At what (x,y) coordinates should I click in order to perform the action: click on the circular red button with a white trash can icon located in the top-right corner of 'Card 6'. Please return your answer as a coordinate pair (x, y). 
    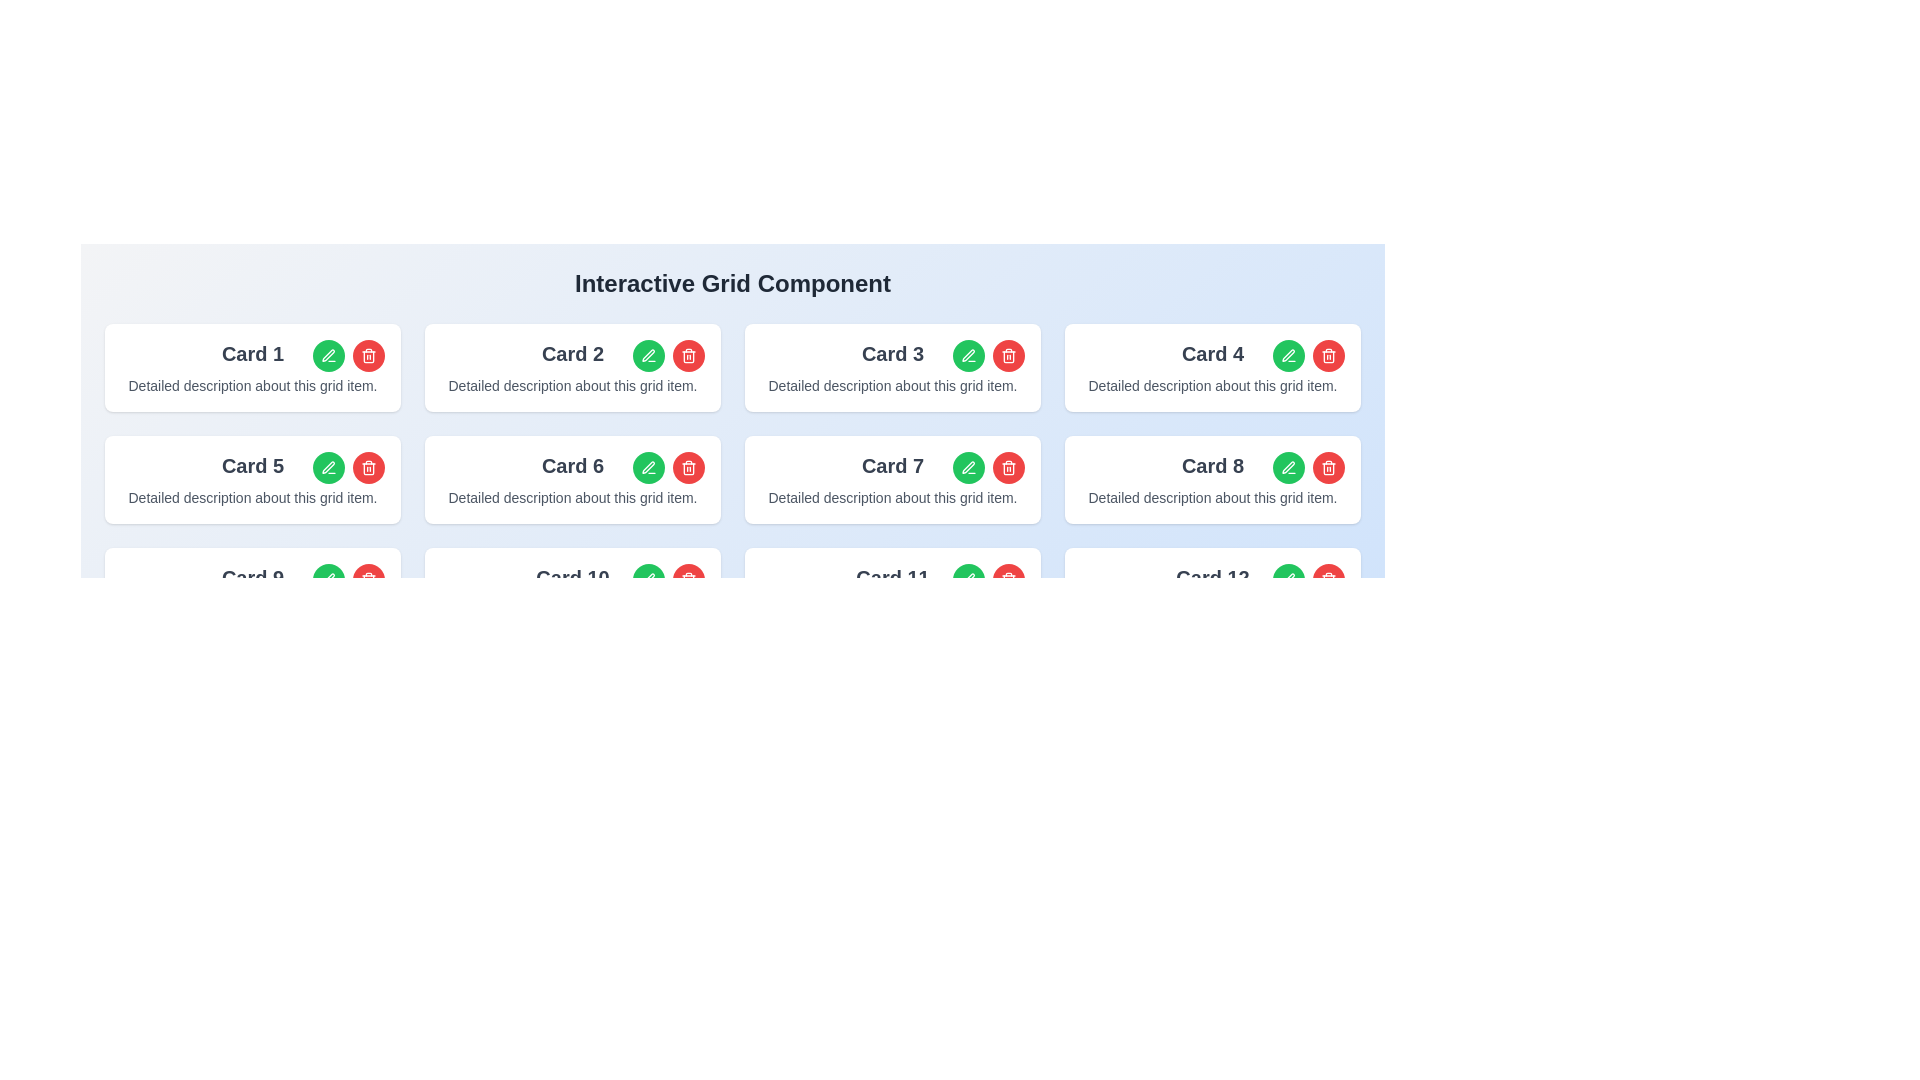
    Looking at the image, I should click on (689, 467).